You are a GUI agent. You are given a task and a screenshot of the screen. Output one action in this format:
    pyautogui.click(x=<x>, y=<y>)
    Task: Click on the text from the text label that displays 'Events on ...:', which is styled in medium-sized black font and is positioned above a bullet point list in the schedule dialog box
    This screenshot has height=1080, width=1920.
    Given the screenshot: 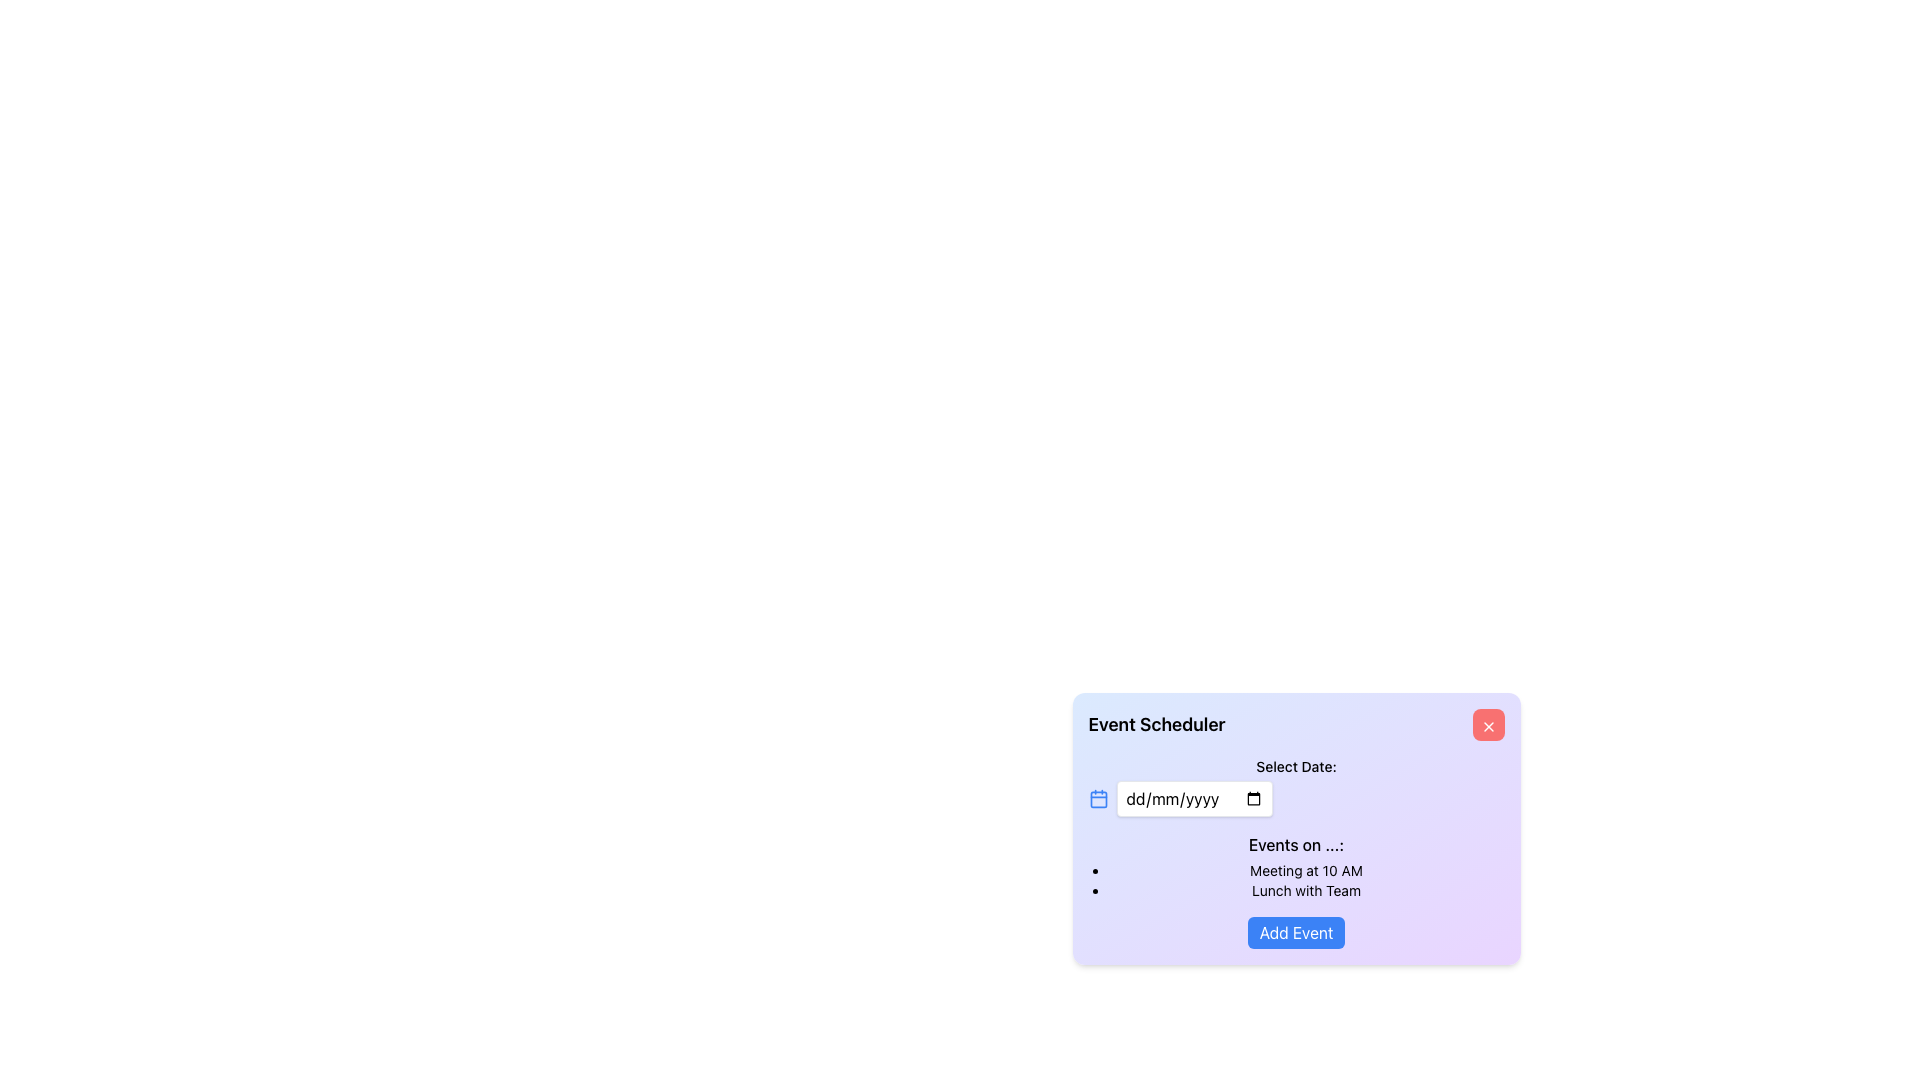 What is the action you would take?
    pyautogui.click(x=1296, y=844)
    